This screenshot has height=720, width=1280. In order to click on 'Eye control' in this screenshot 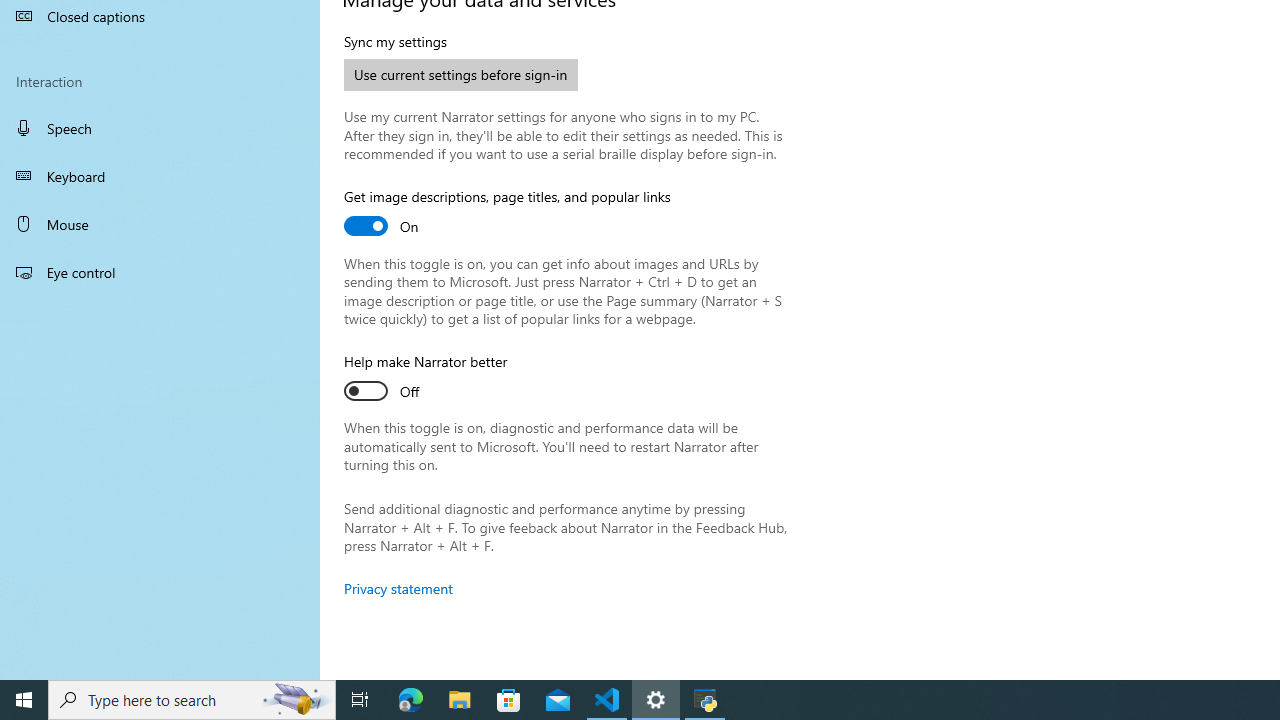, I will do `click(160, 271)`.